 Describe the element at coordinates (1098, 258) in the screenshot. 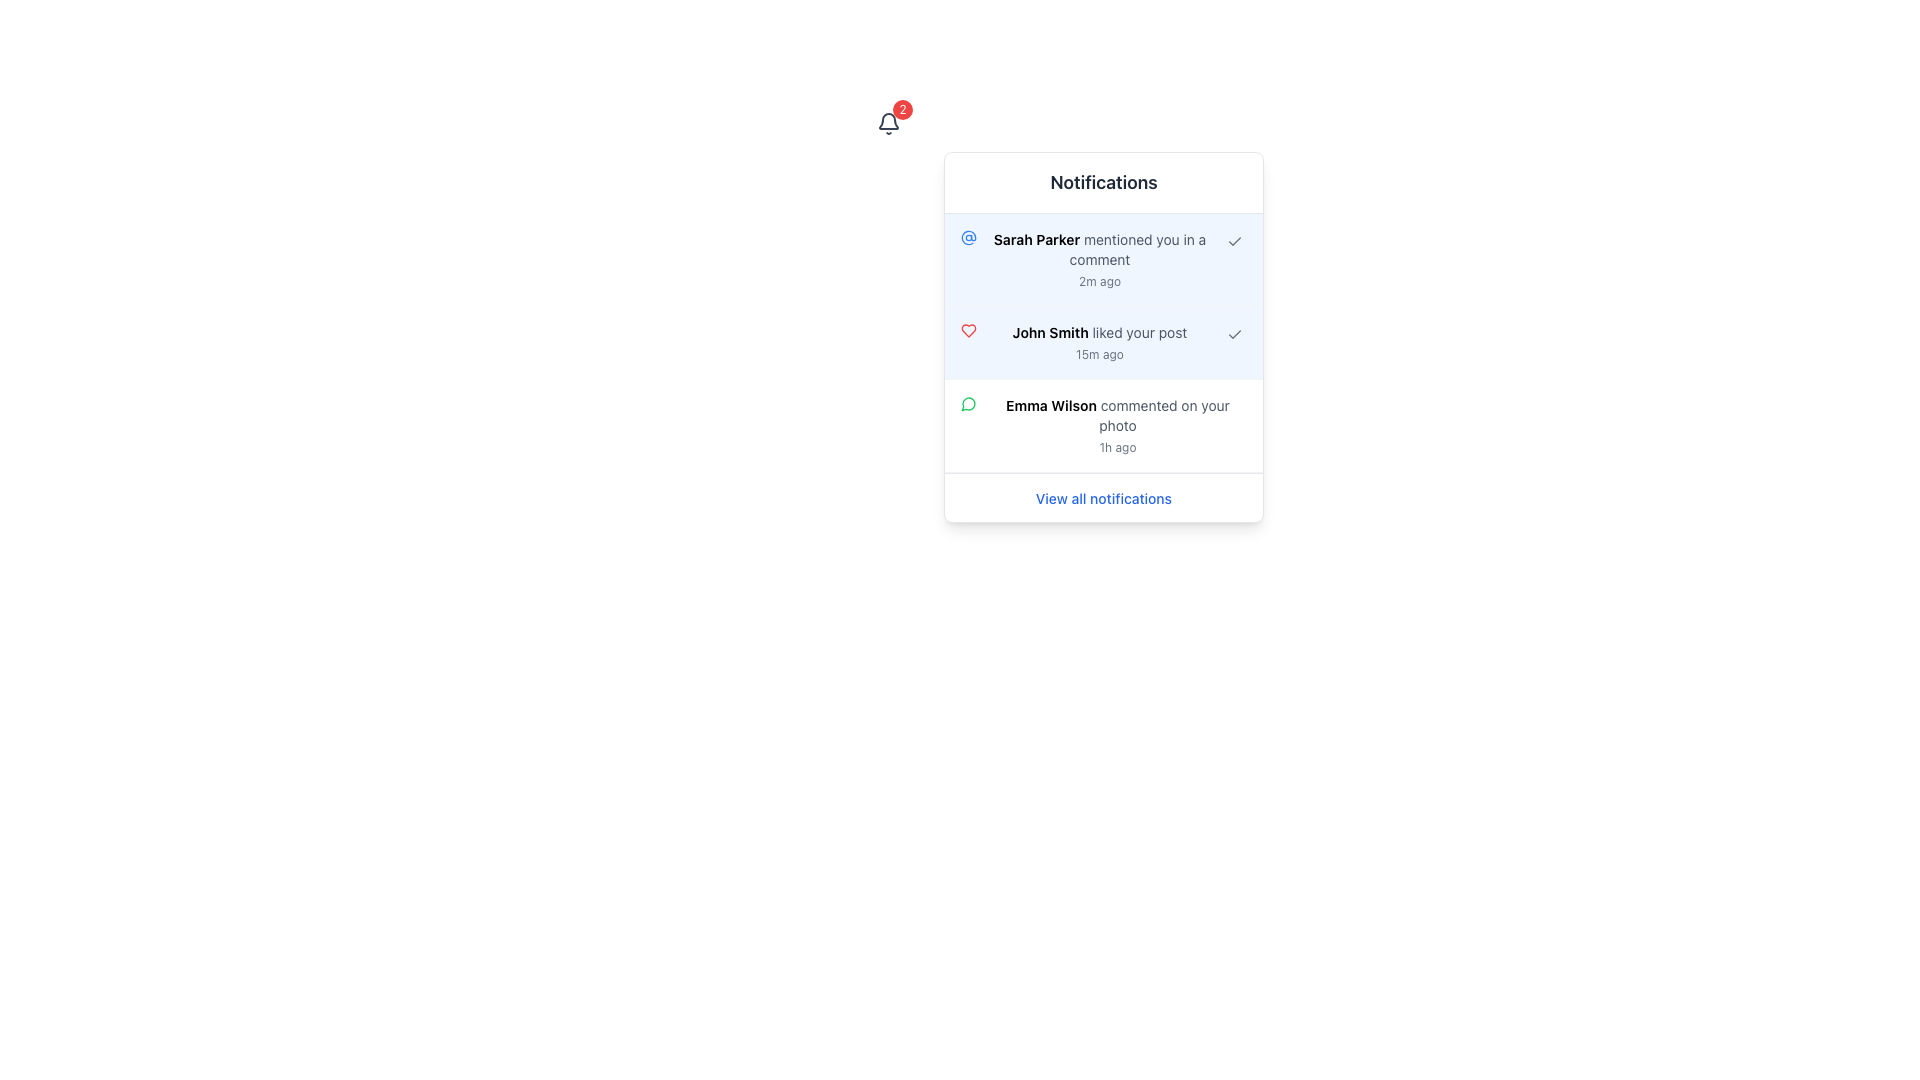

I see `the first notification item in the notification panel that indicates 'Sarah Parker mentioned you in a comment'` at that location.